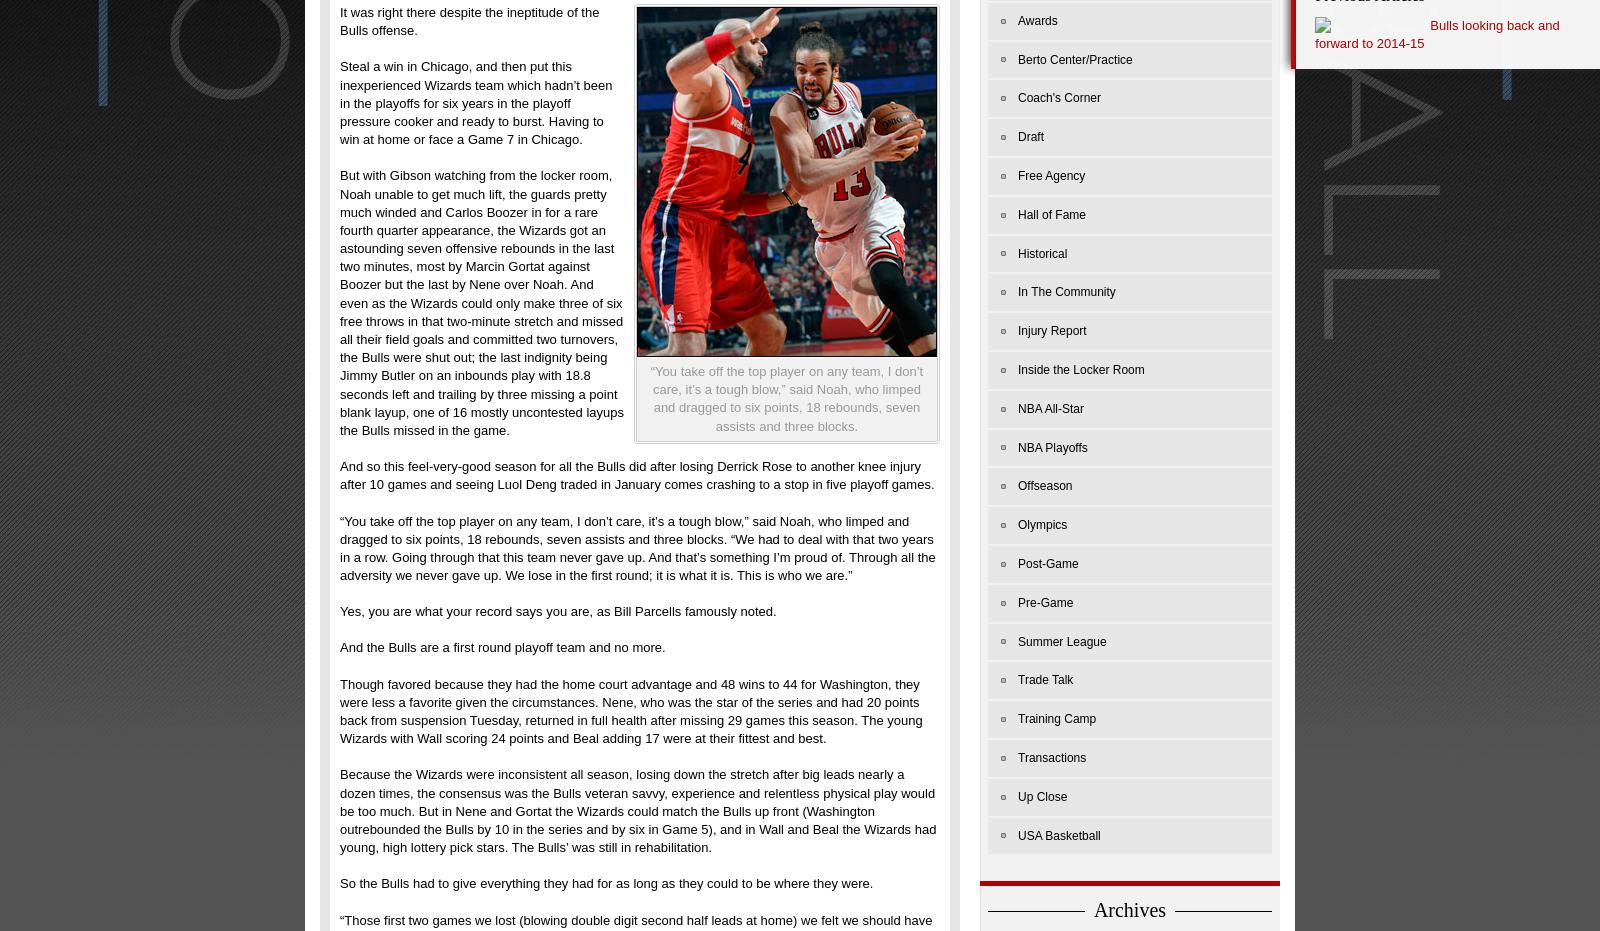 This screenshot has height=931, width=1600. I want to click on 'Awards', so click(1037, 19).